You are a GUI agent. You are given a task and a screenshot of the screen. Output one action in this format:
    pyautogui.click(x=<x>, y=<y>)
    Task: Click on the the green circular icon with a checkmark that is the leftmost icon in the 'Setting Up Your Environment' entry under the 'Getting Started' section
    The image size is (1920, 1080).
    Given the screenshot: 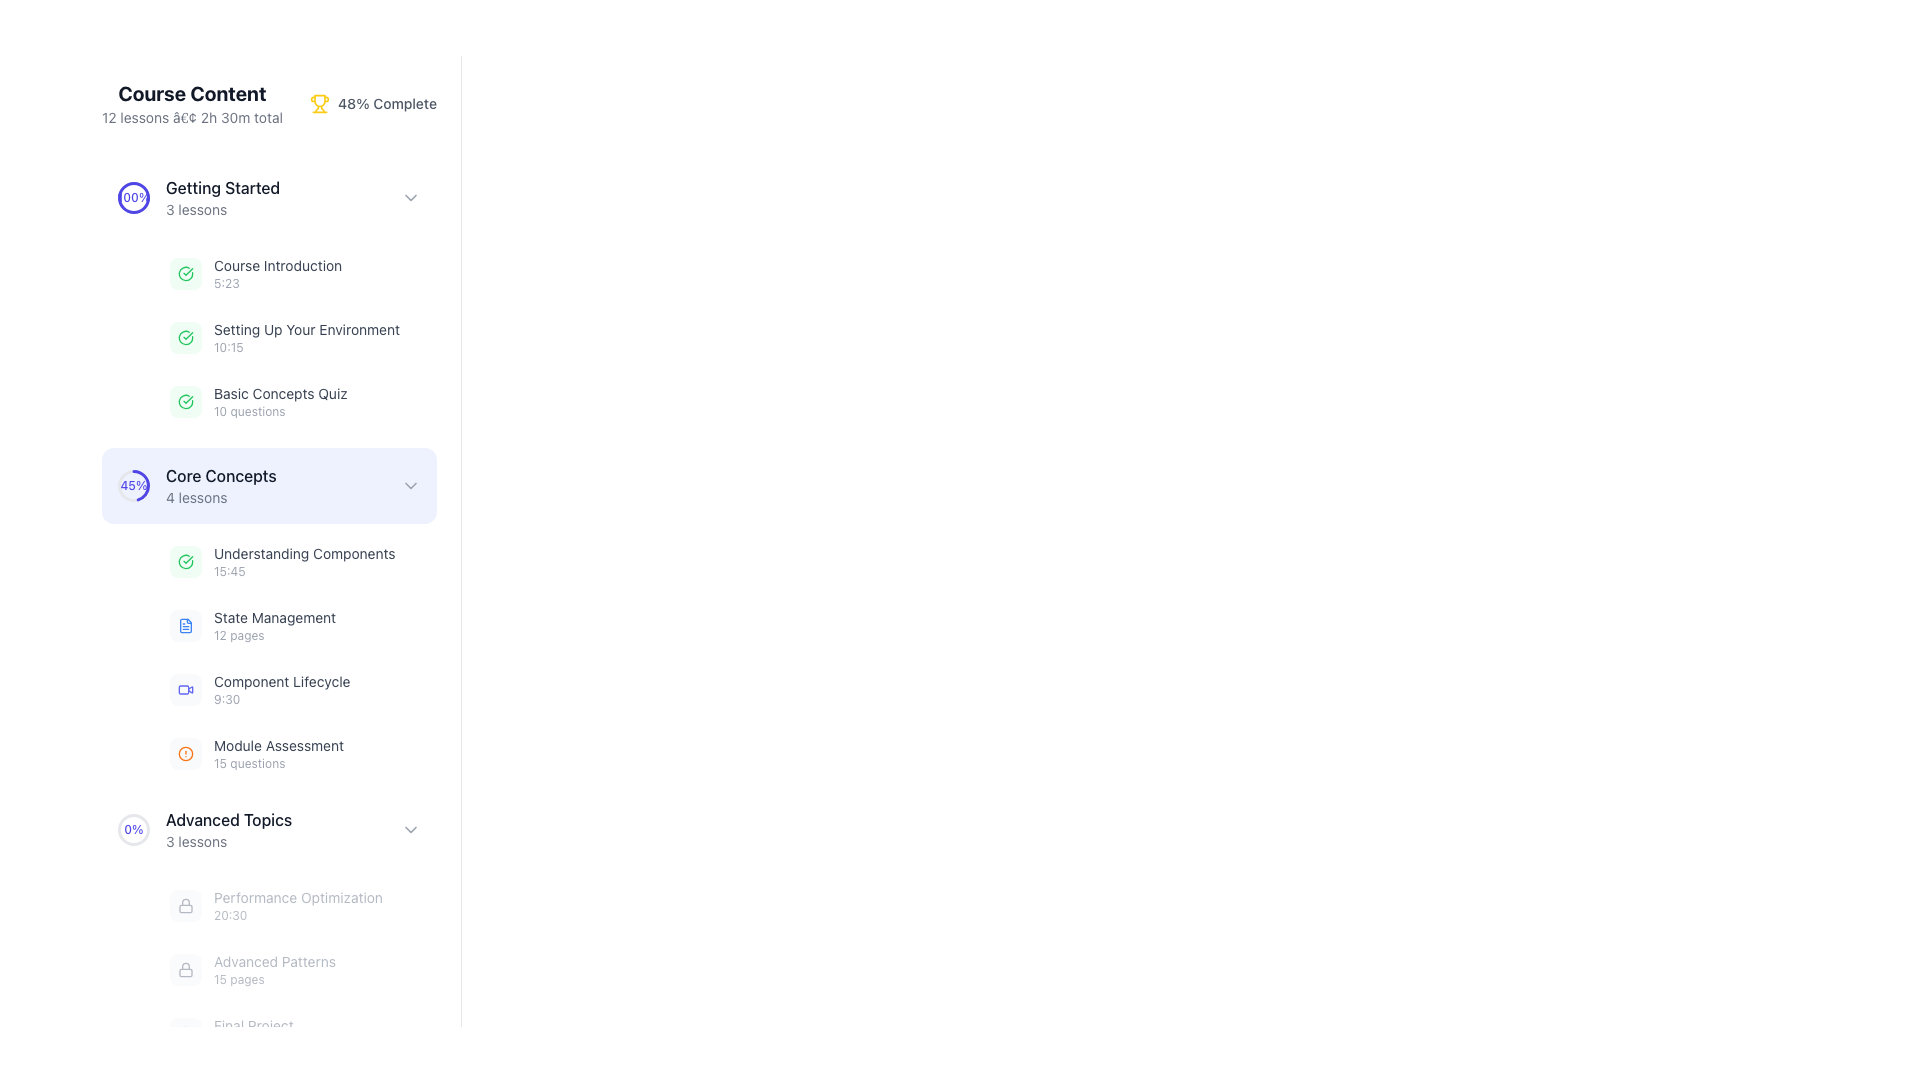 What is the action you would take?
    pyautogui.click(x=186, y=337)
    